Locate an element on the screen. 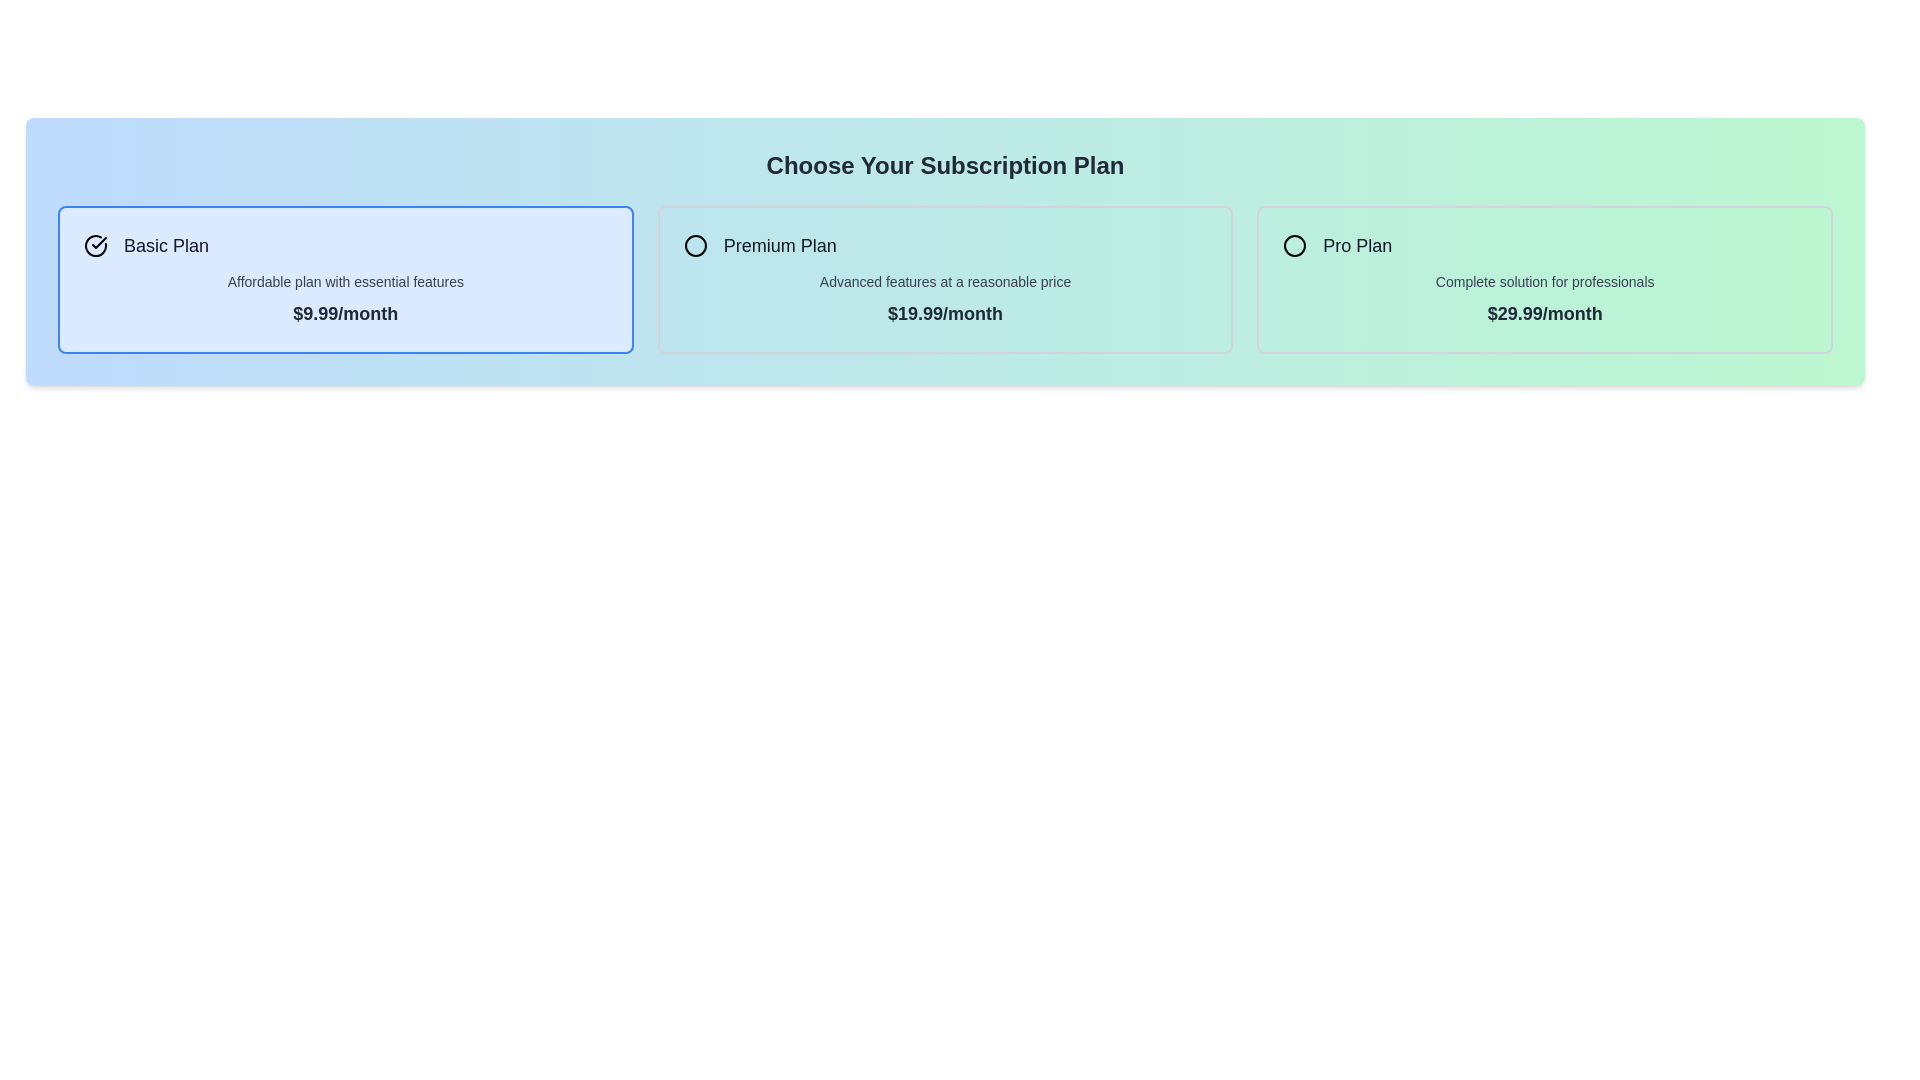 The height and width of the screenshot is (1080, 1920). the text label that reads 'Advanced features at a reasonable price', which is positioned as a subtitle under the 'Premium Plan' header in the Premium Plan pricing card is located at coordinates (944, 281).